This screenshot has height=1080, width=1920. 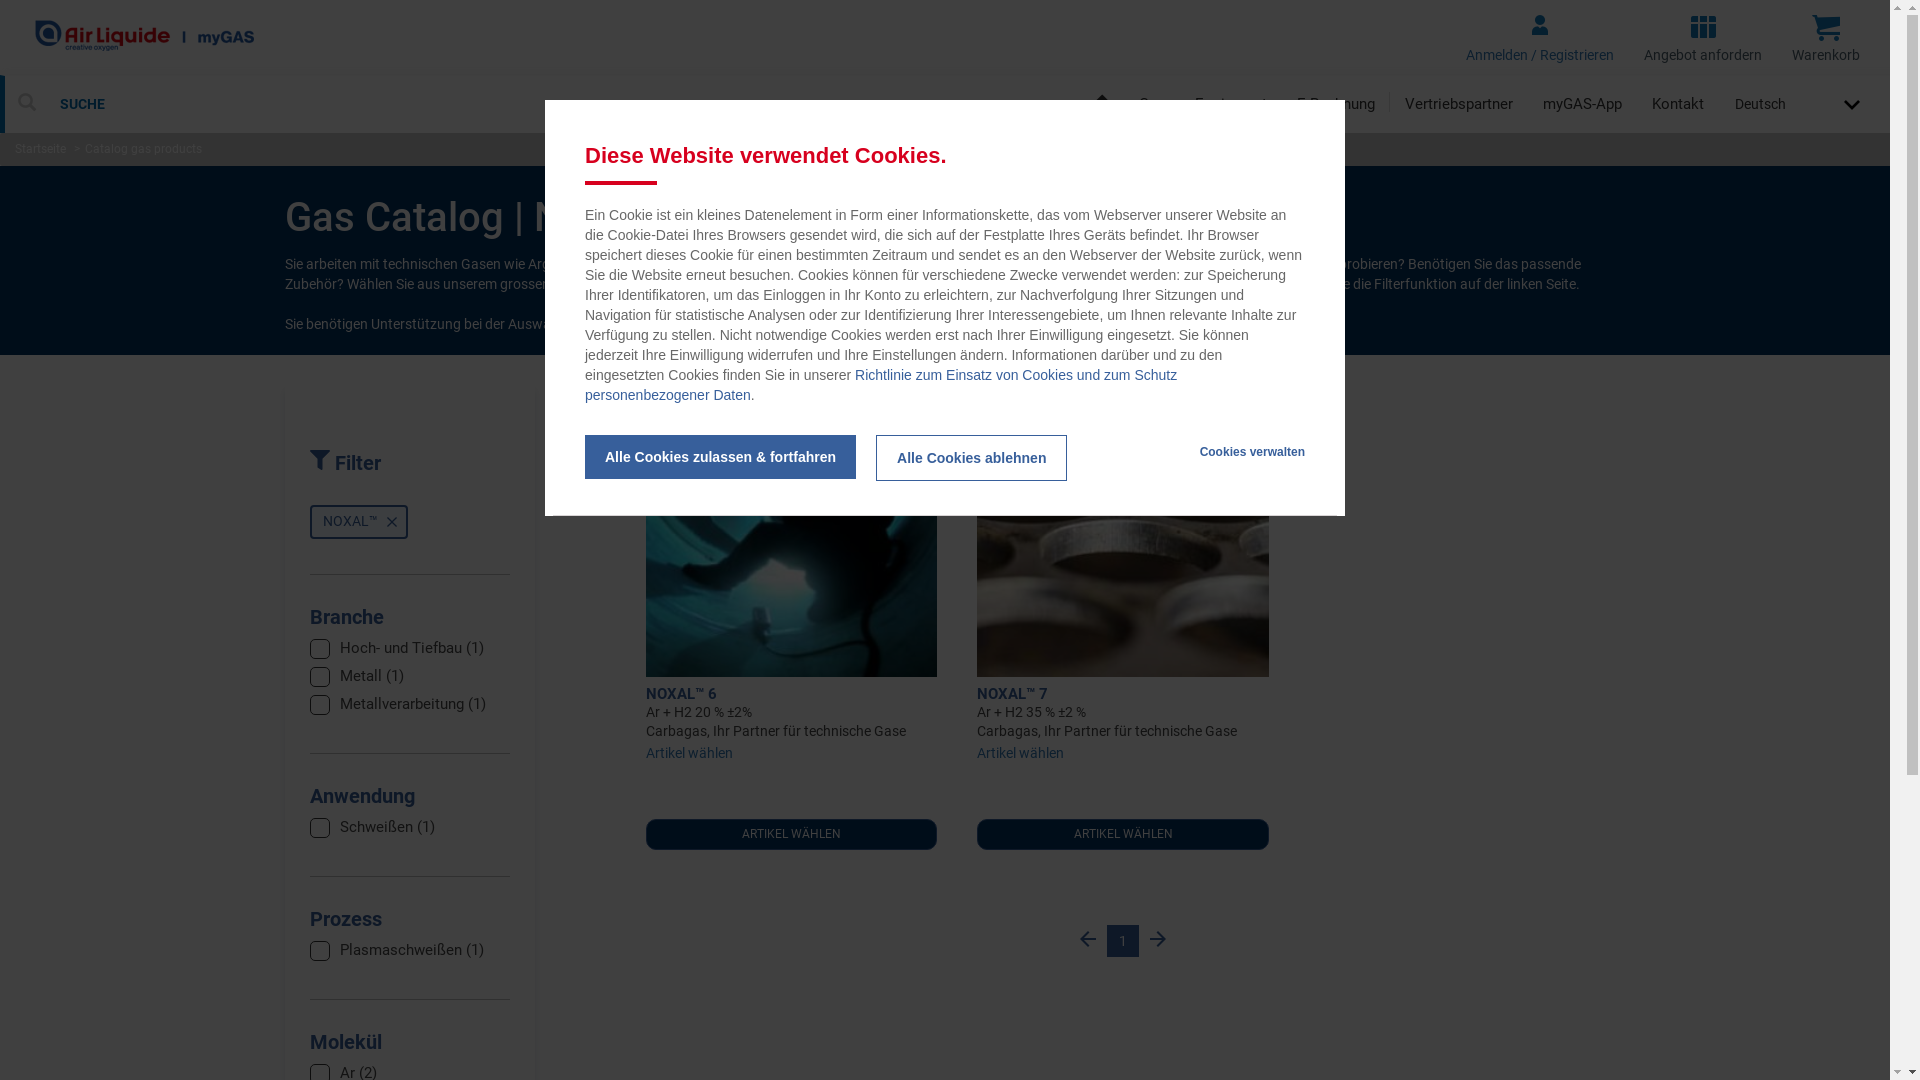 I want to click on 'hier', so click(x=720, y=323).